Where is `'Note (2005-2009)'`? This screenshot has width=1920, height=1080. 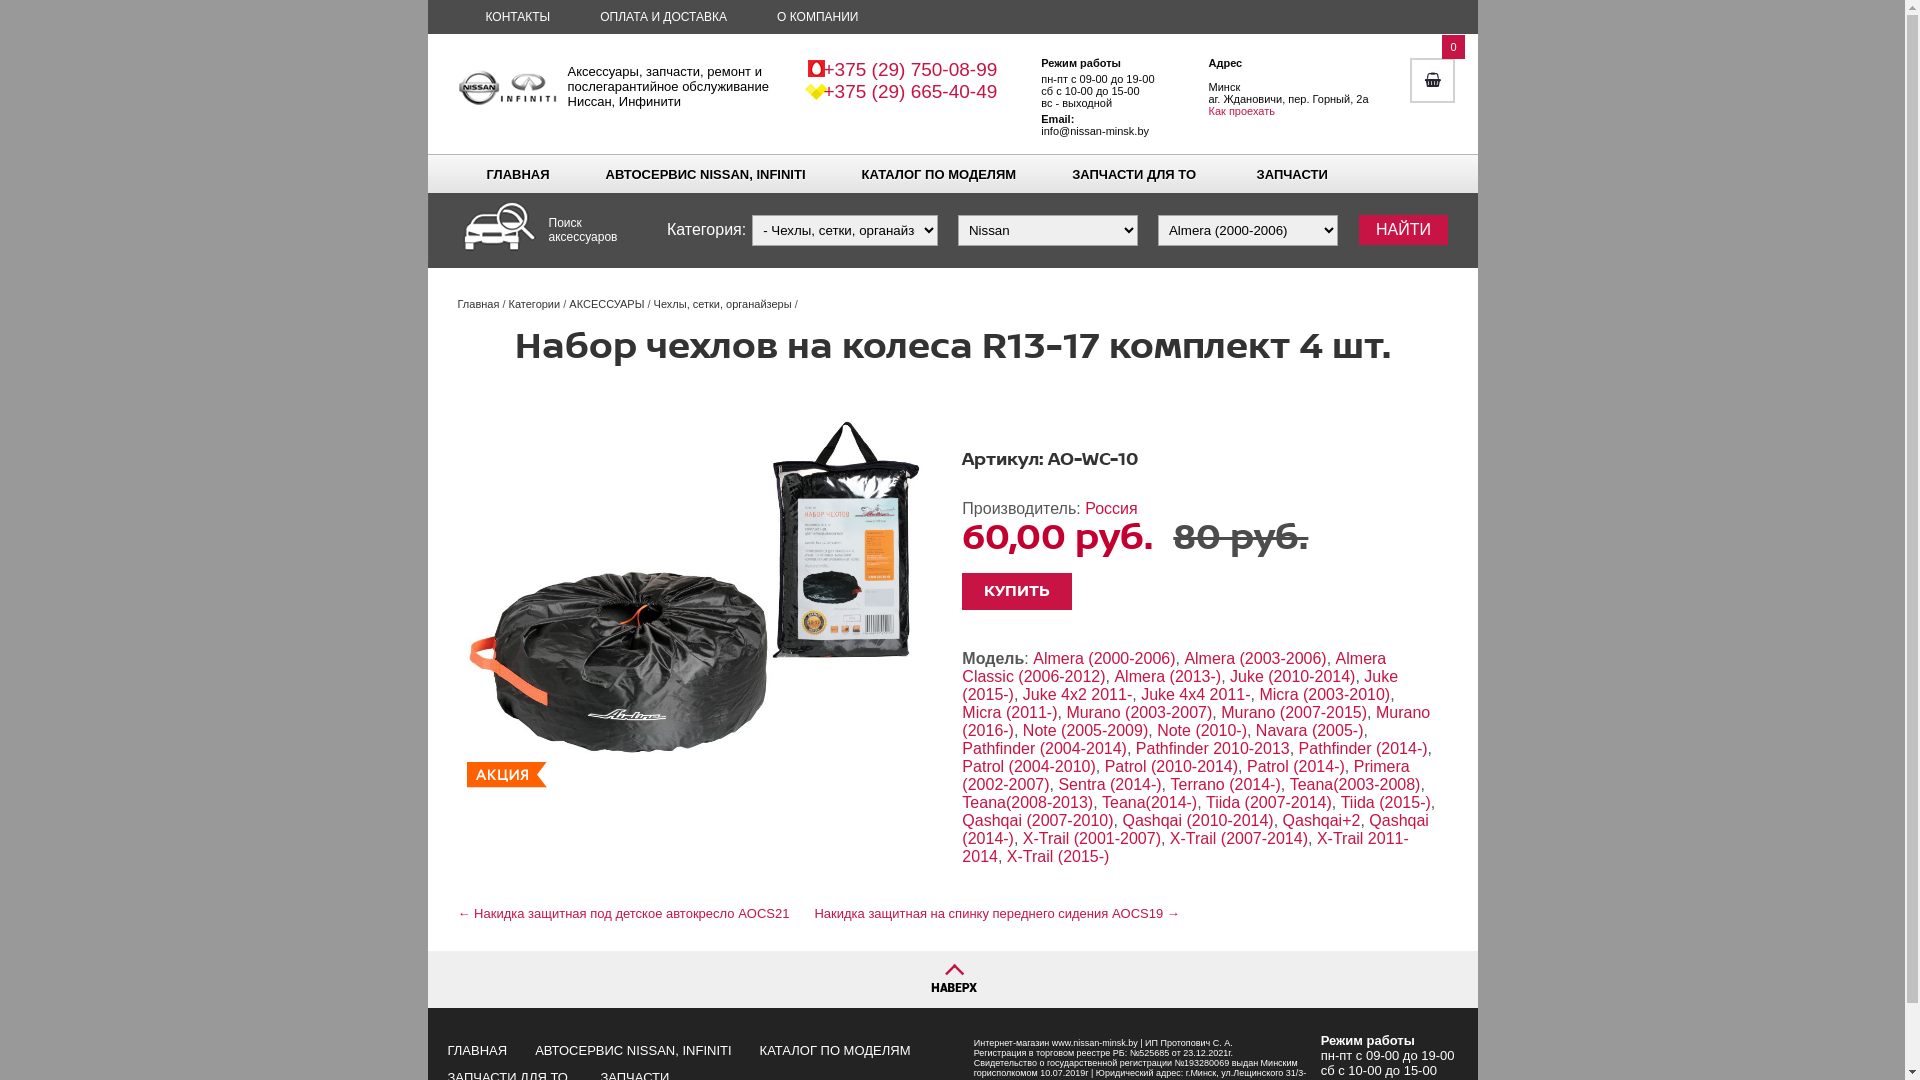 'Note (2005-2009)' is located at coordinates (1084, 730).